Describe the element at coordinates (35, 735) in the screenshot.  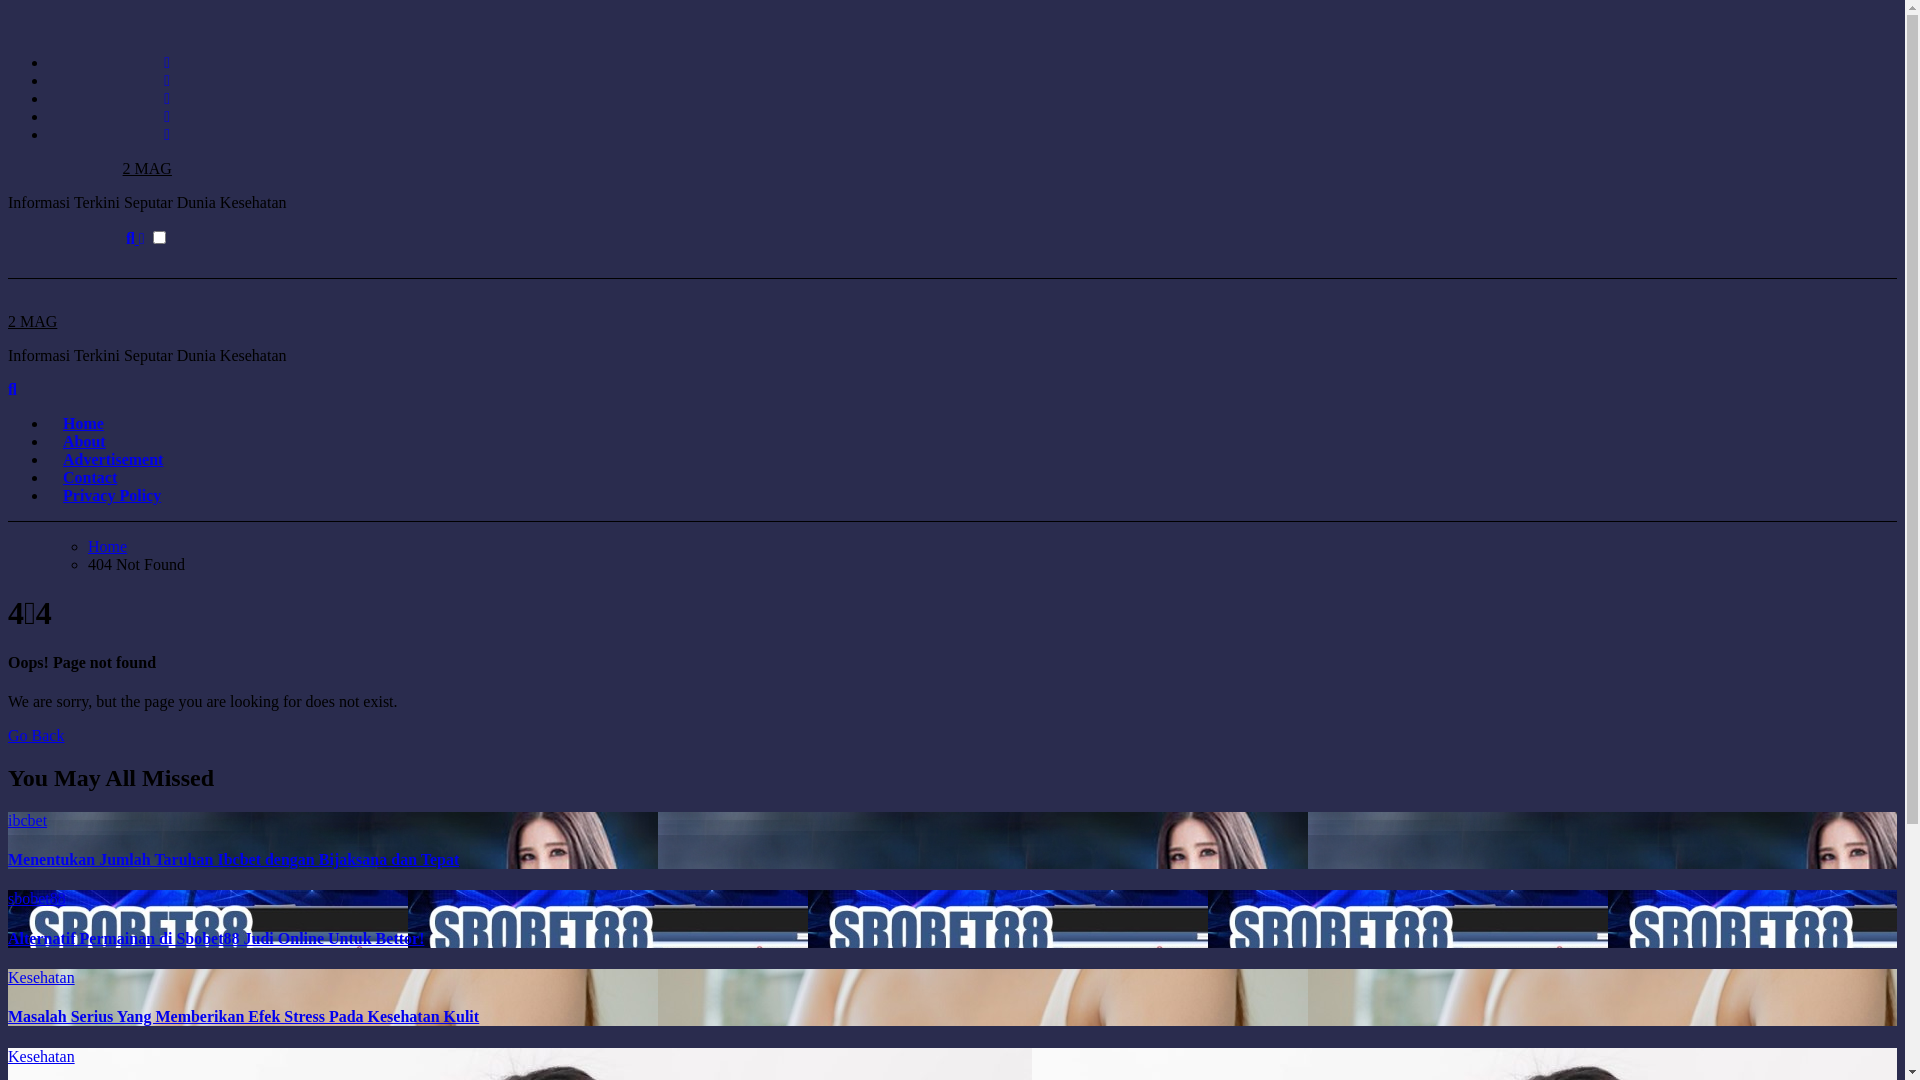
I see `'Go Back'` at that location.